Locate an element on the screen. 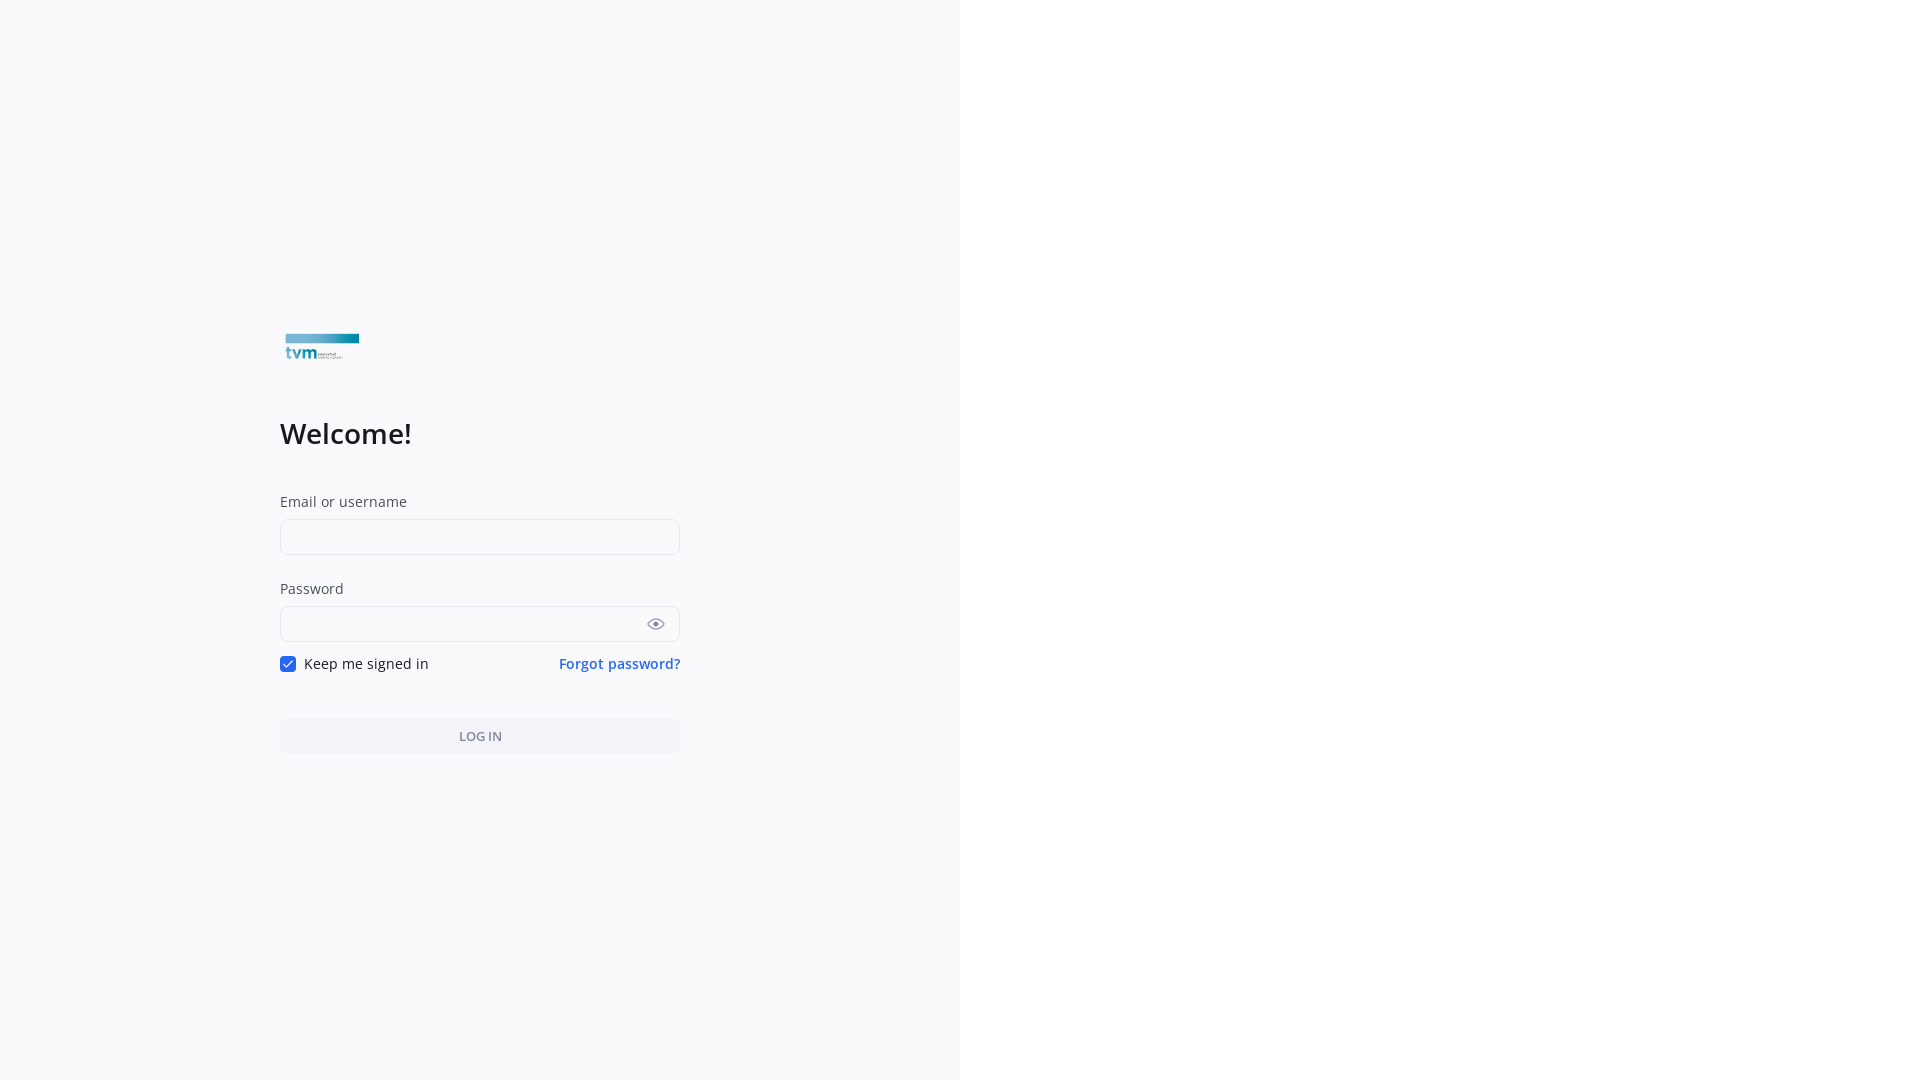 The height and width of the screenshot is (1080, 1920). 'Forgot password?' is located at coordinates (618, 663).